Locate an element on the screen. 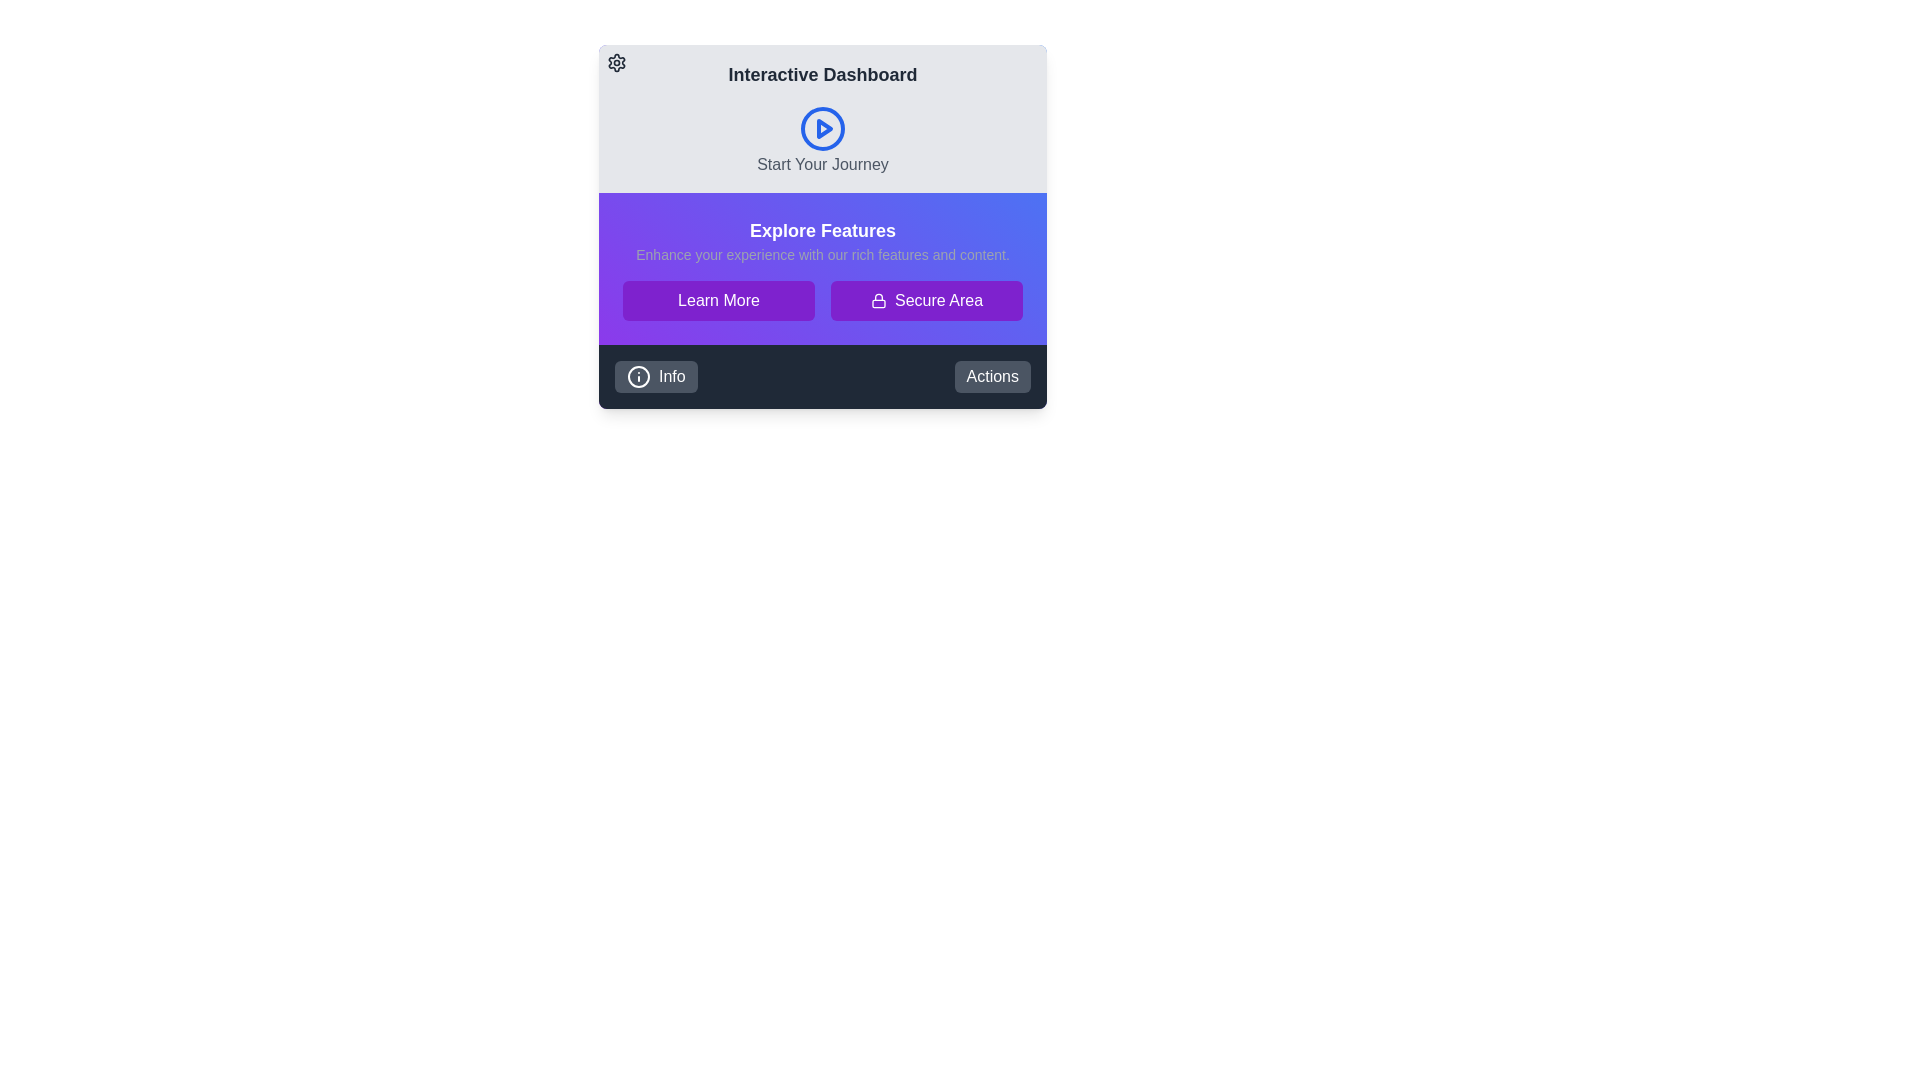 This screenshot has width=1920, height=1080. the cogwheel-shaped icon with dark-gray outlines located in the top-left corner of the options card, which symbolizes settings and configuration is located at coordinates (616, 61).